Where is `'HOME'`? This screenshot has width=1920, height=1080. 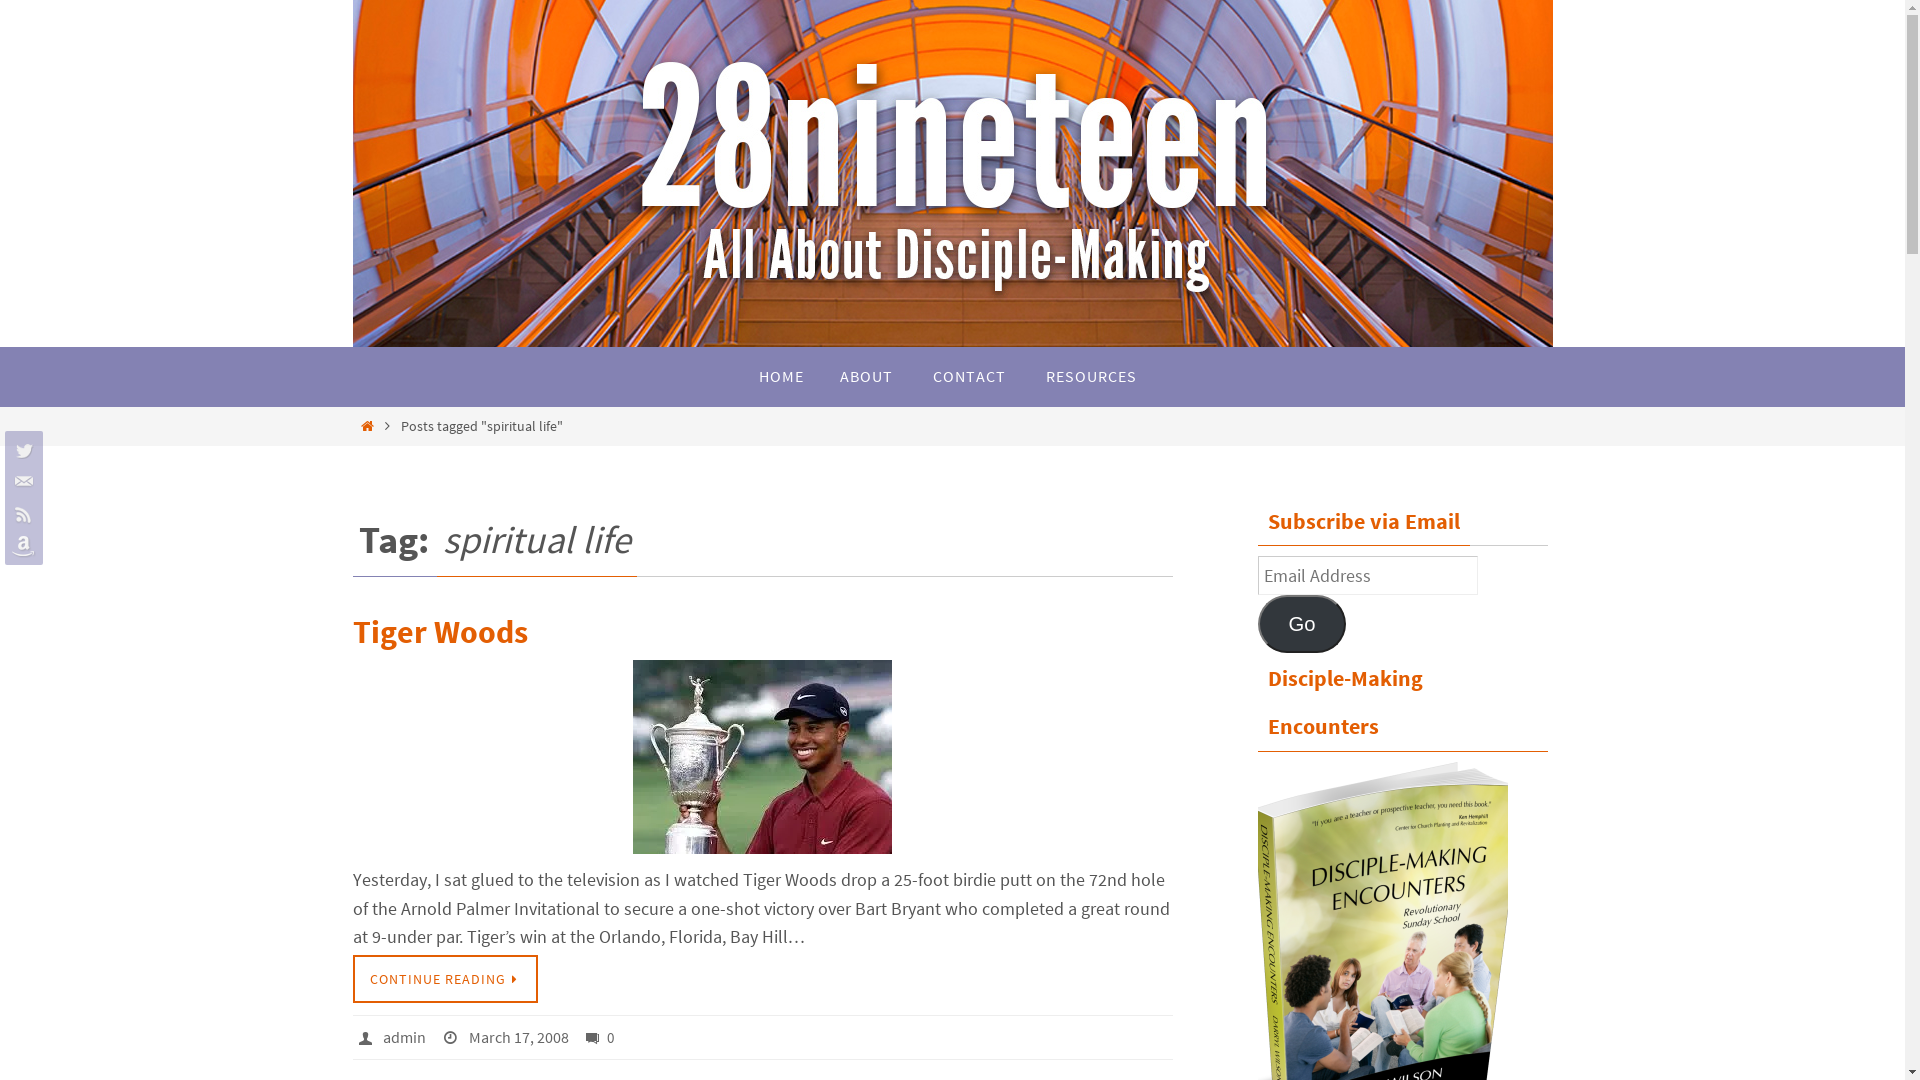
'HOME' is located at coordinates (779, 377).